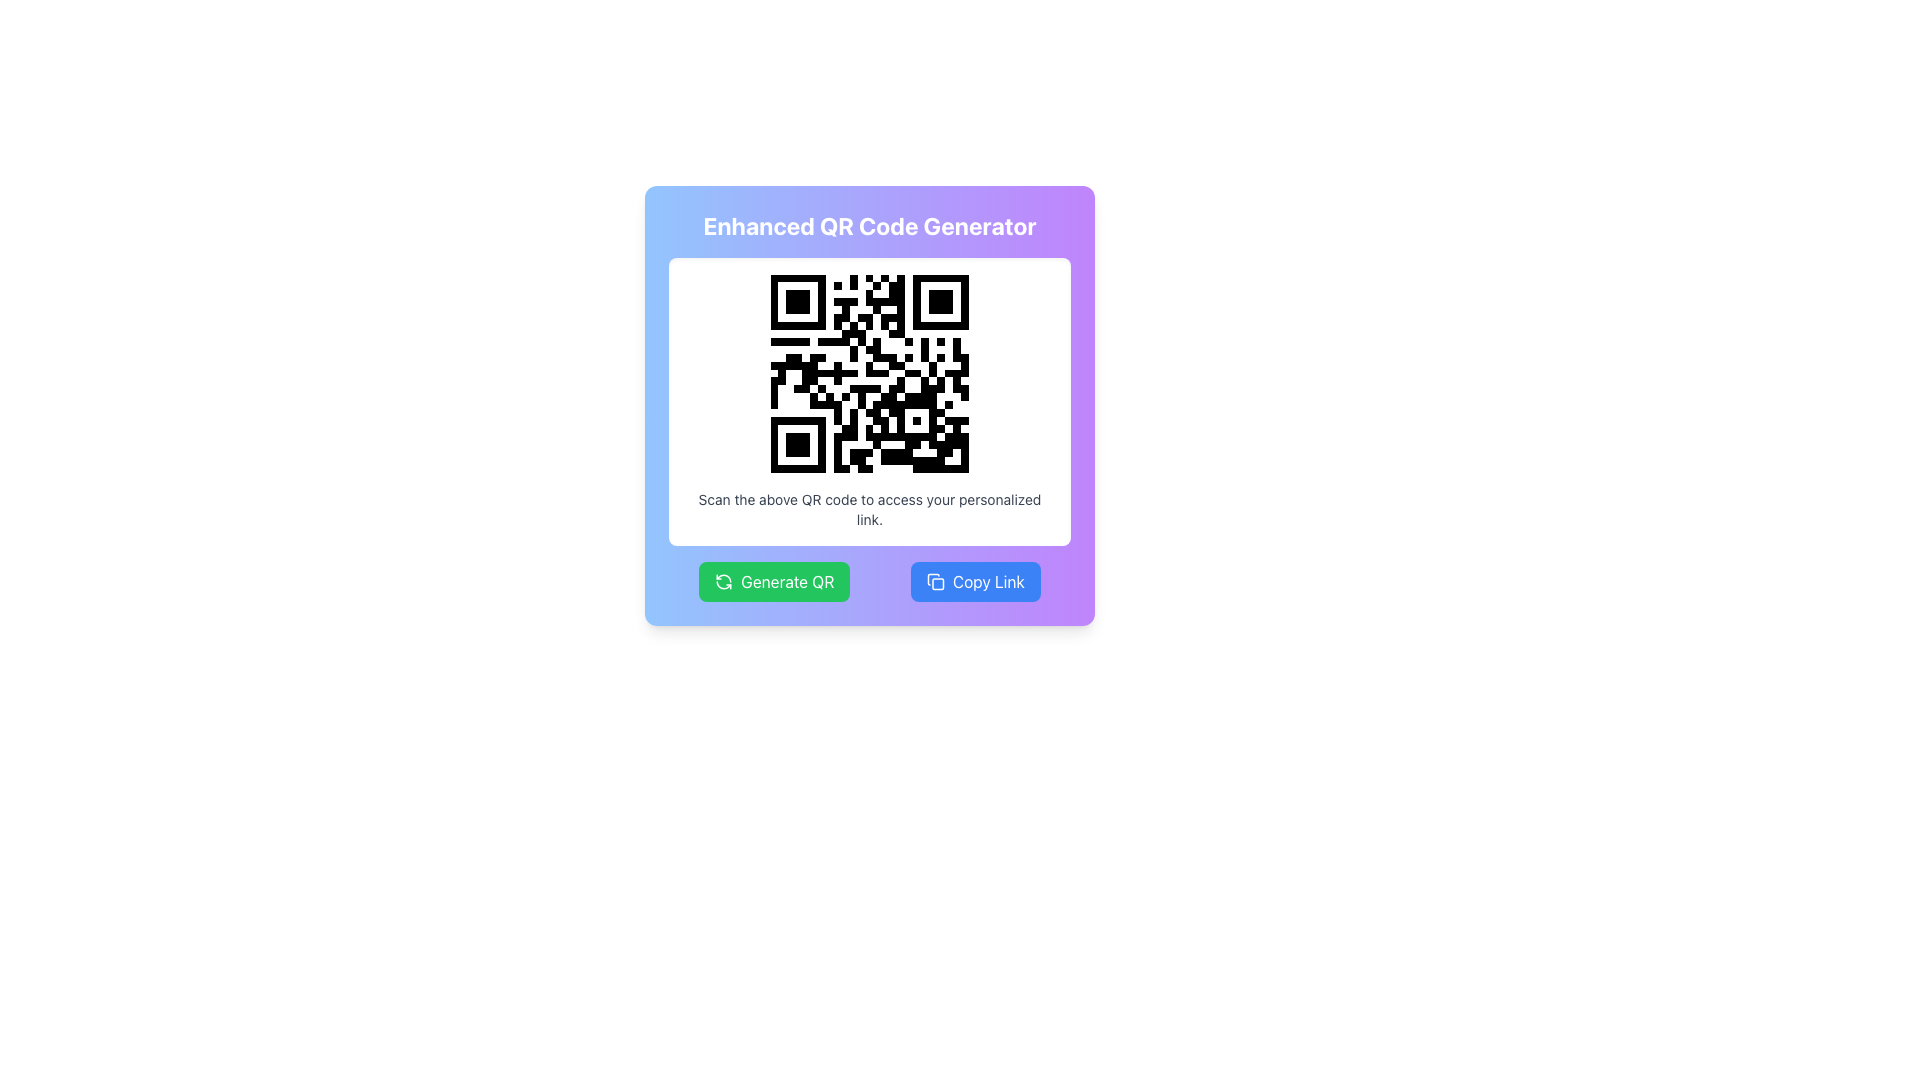  I want to click on the refresh icon located inside the green 'Generate QR' button, which is characterized by its minimalist design with two curved arrows forming a circle against a green background, so click(723, 582).